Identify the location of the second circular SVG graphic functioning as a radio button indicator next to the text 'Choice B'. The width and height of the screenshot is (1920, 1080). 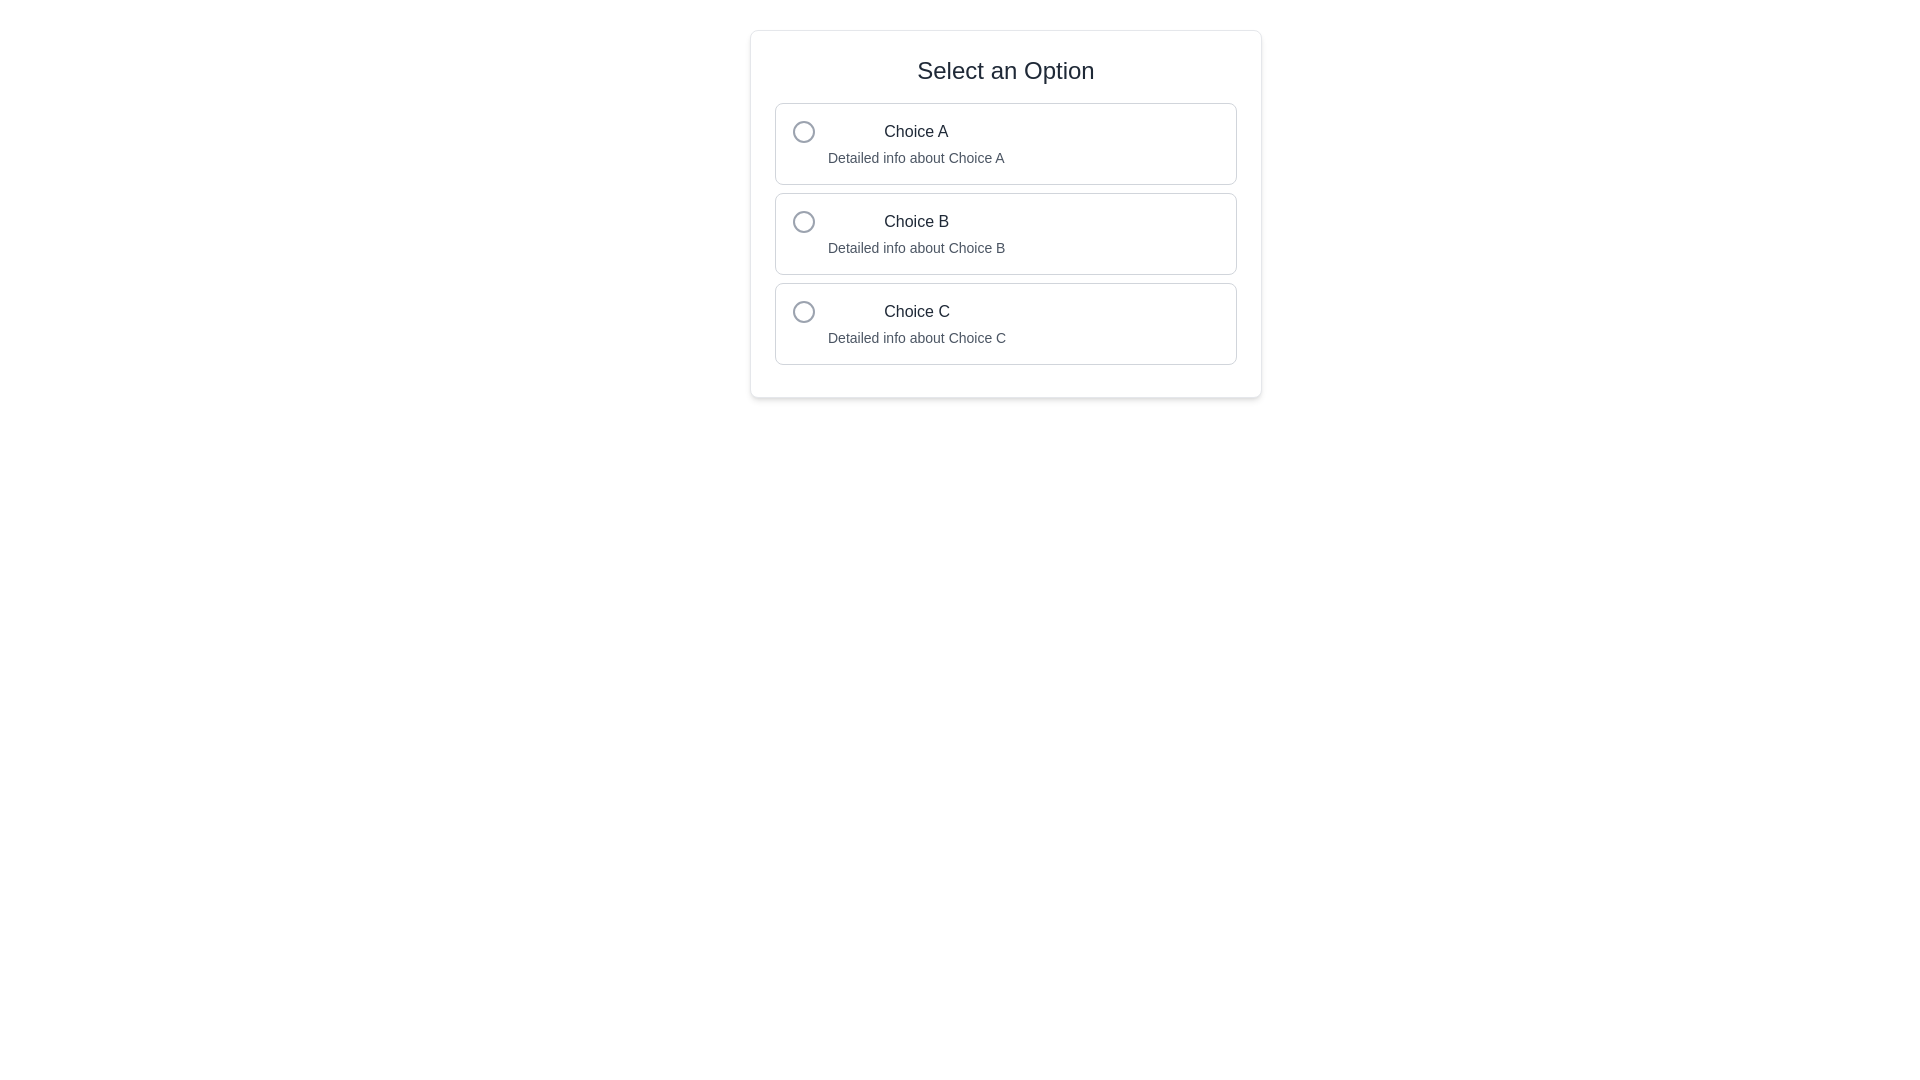
(804, 222).